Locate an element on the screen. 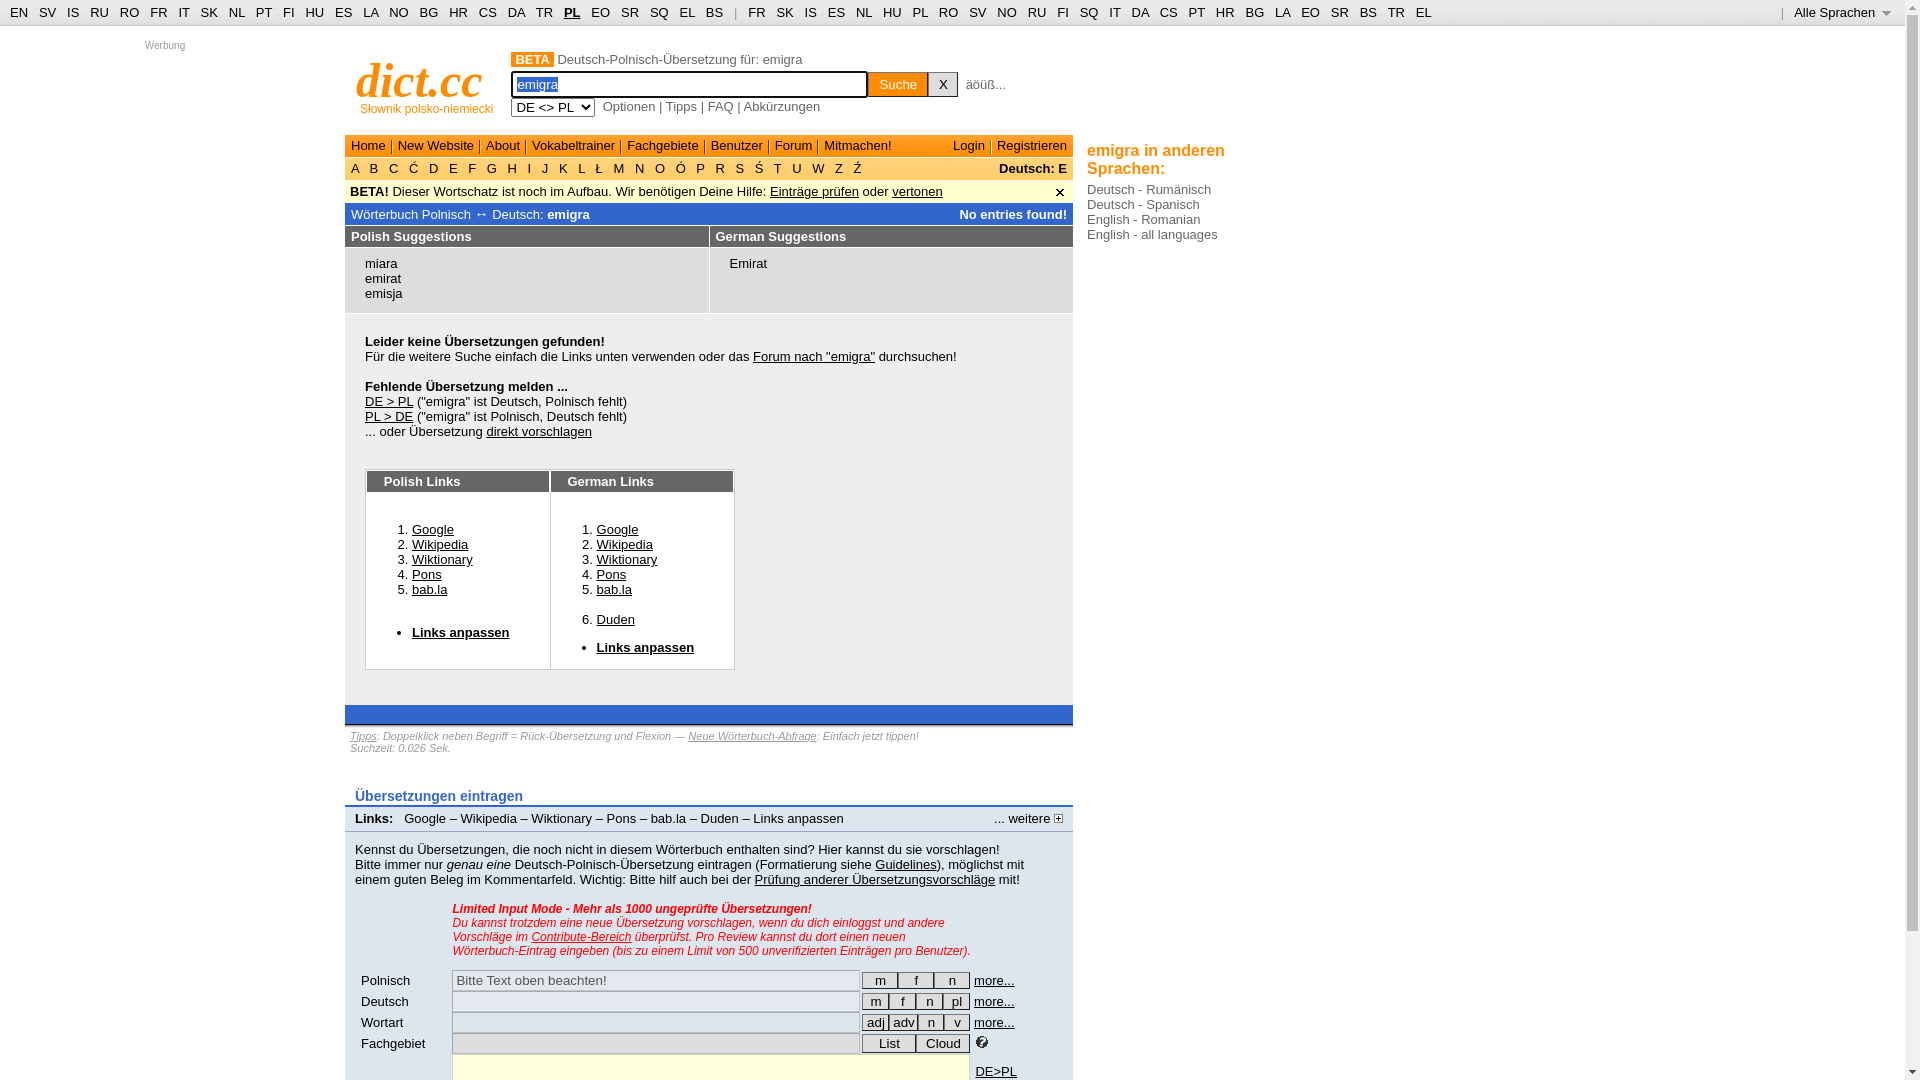 The width and height of the screenshot is (1920, 1080). '... weitere' is located at coordinates (1028, 818).